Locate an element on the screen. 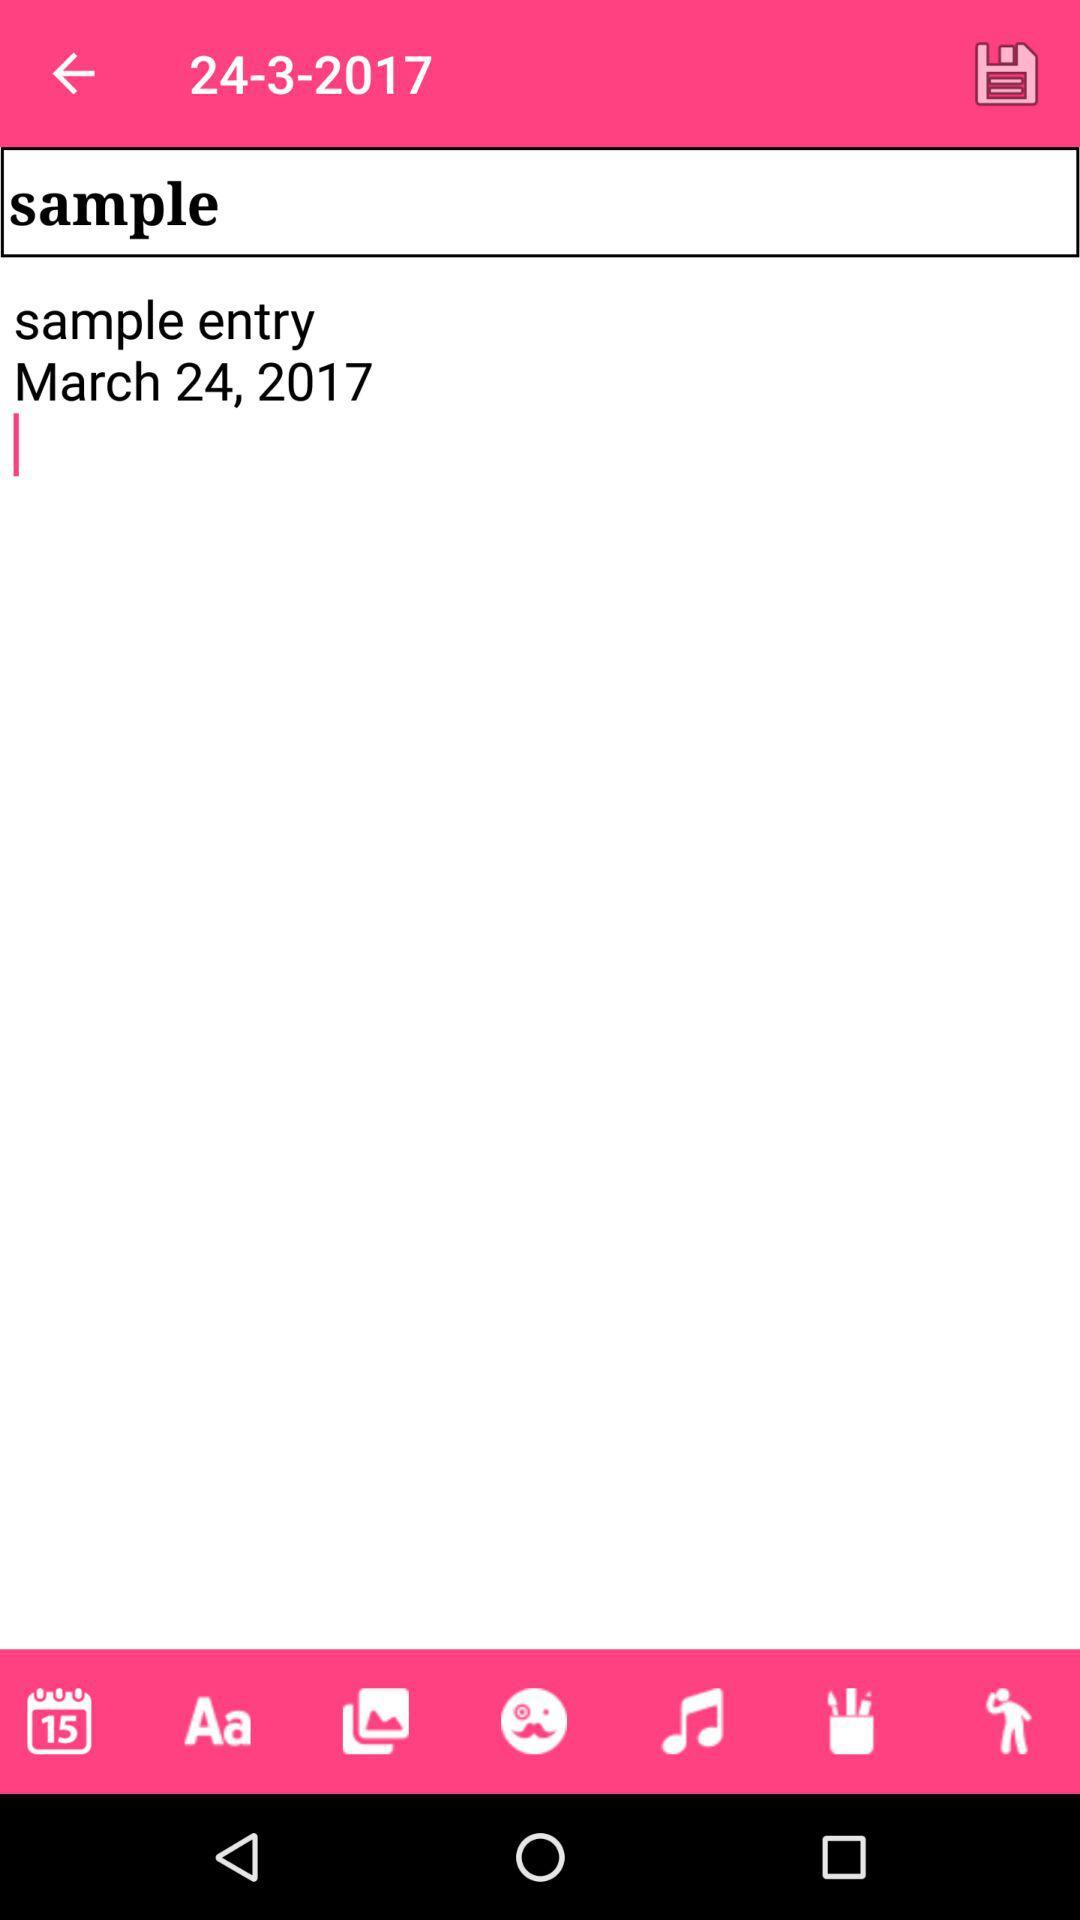 Image resolution: width=1080 pixels, height=1920 pixels. icon above sample is located at coordinates (1006, 73).